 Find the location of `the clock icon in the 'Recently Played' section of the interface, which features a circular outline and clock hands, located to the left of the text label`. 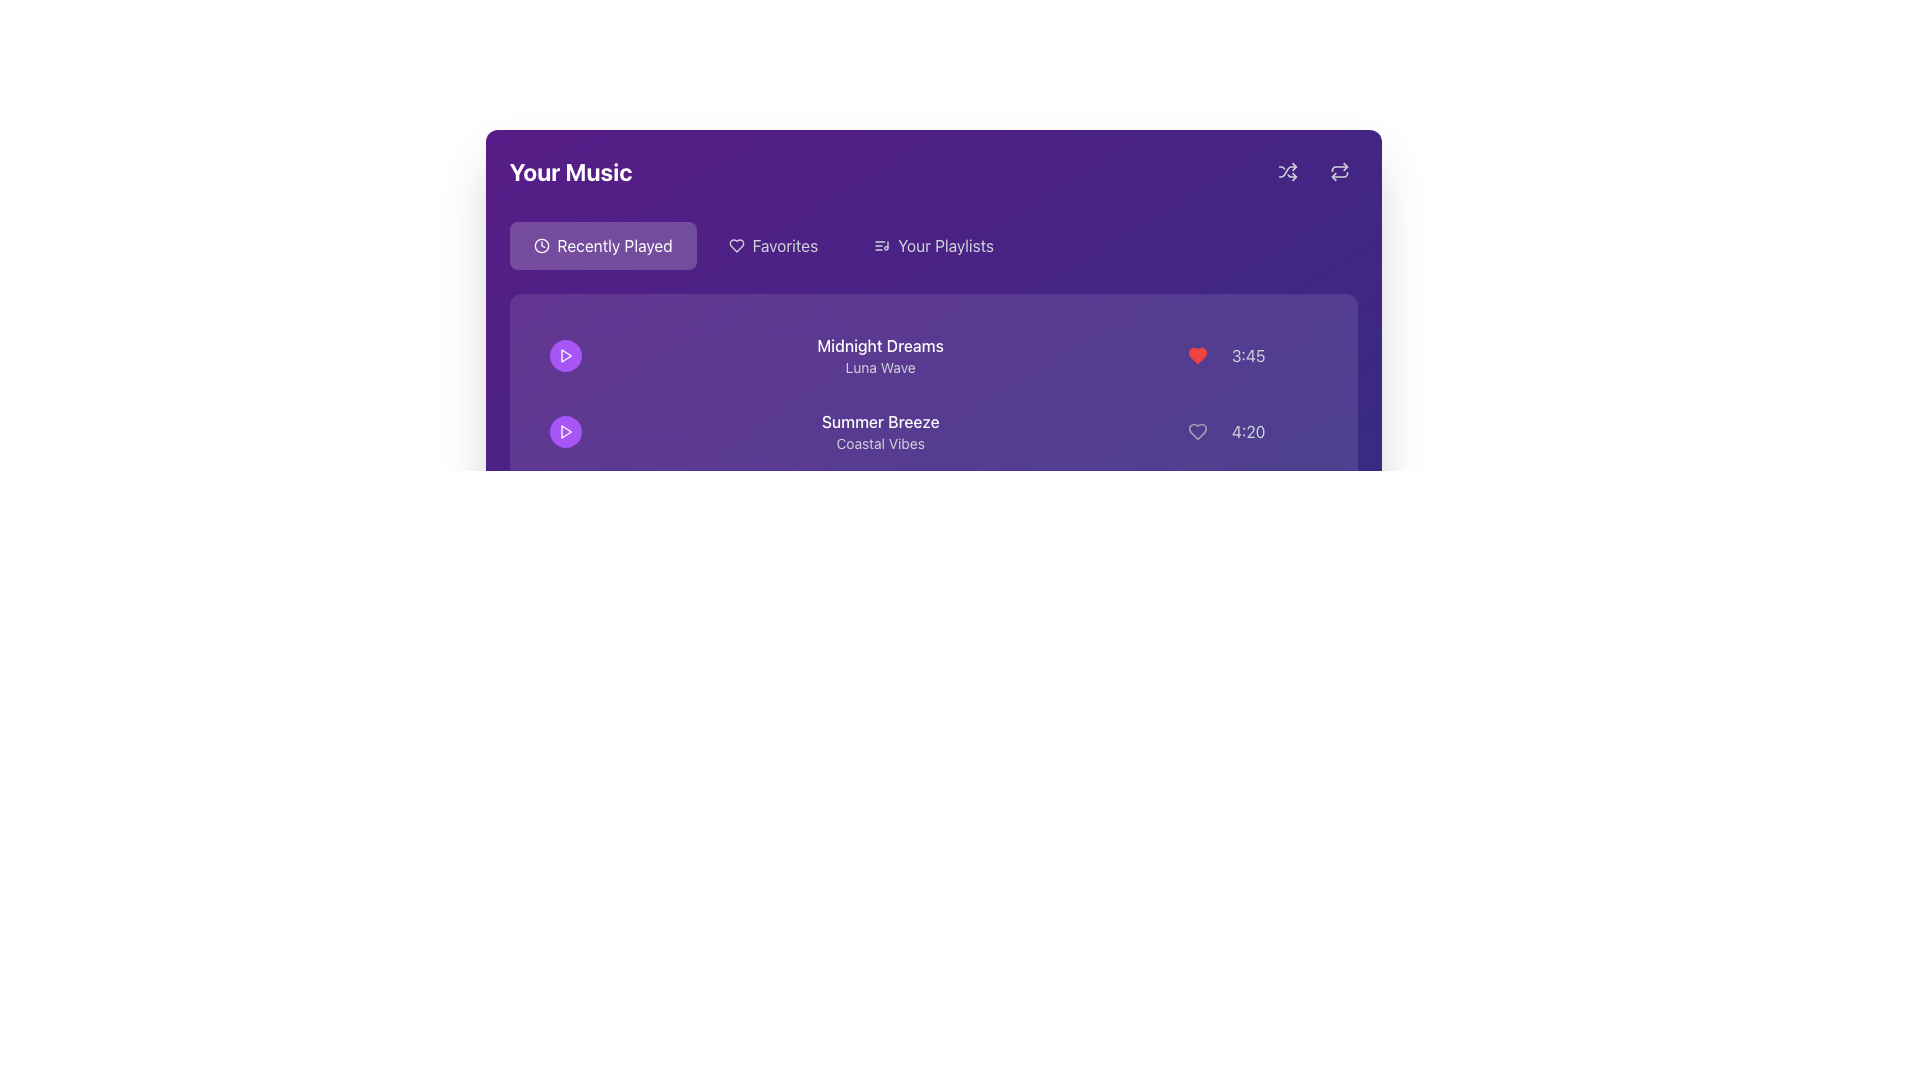

the clock icon in the 'Recently Played' section of the interface, which features a circular outline and clock hands, located to the left of the text label is located at coordinates (541, 245).